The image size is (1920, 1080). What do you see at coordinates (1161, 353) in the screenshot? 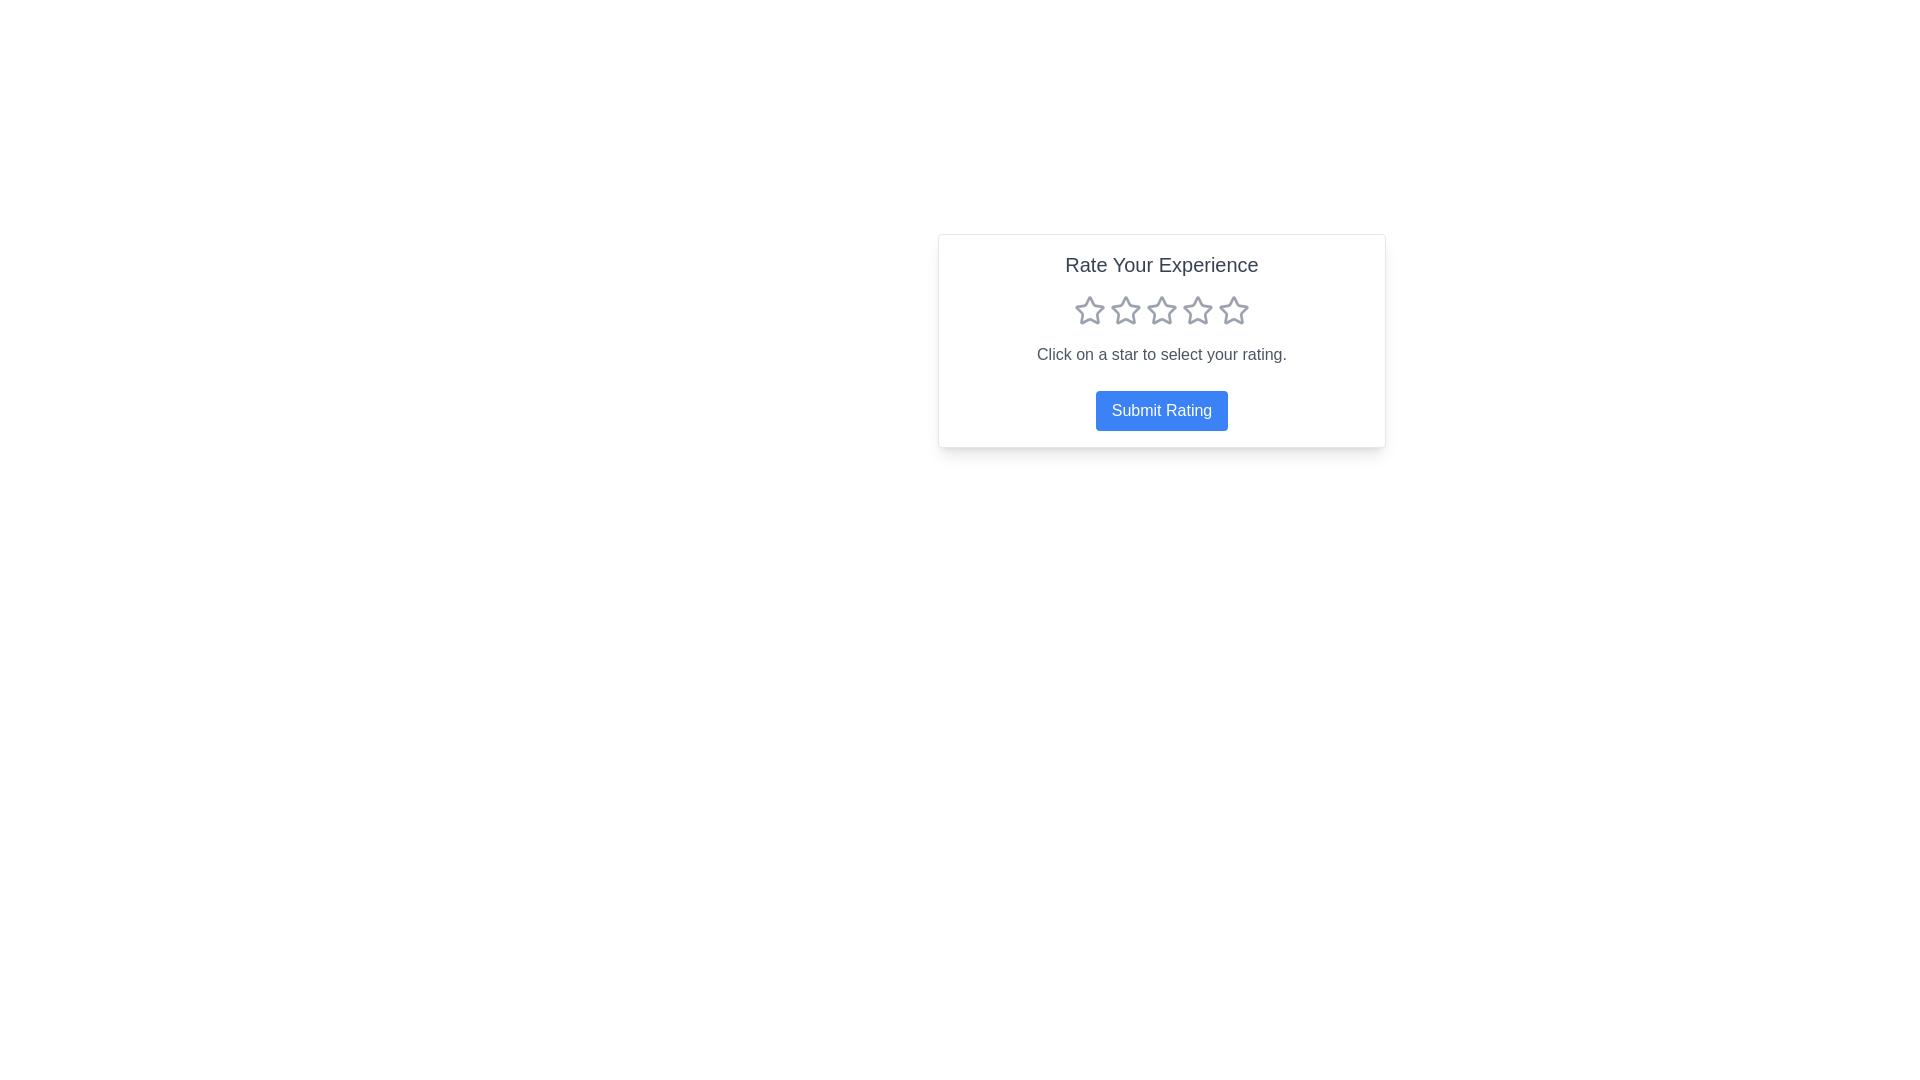
I see `the Text Label that provides instructions for the rating mechanism, located below the stars and above the 'Submit Rating' button` at bounding box center [1161, 353].